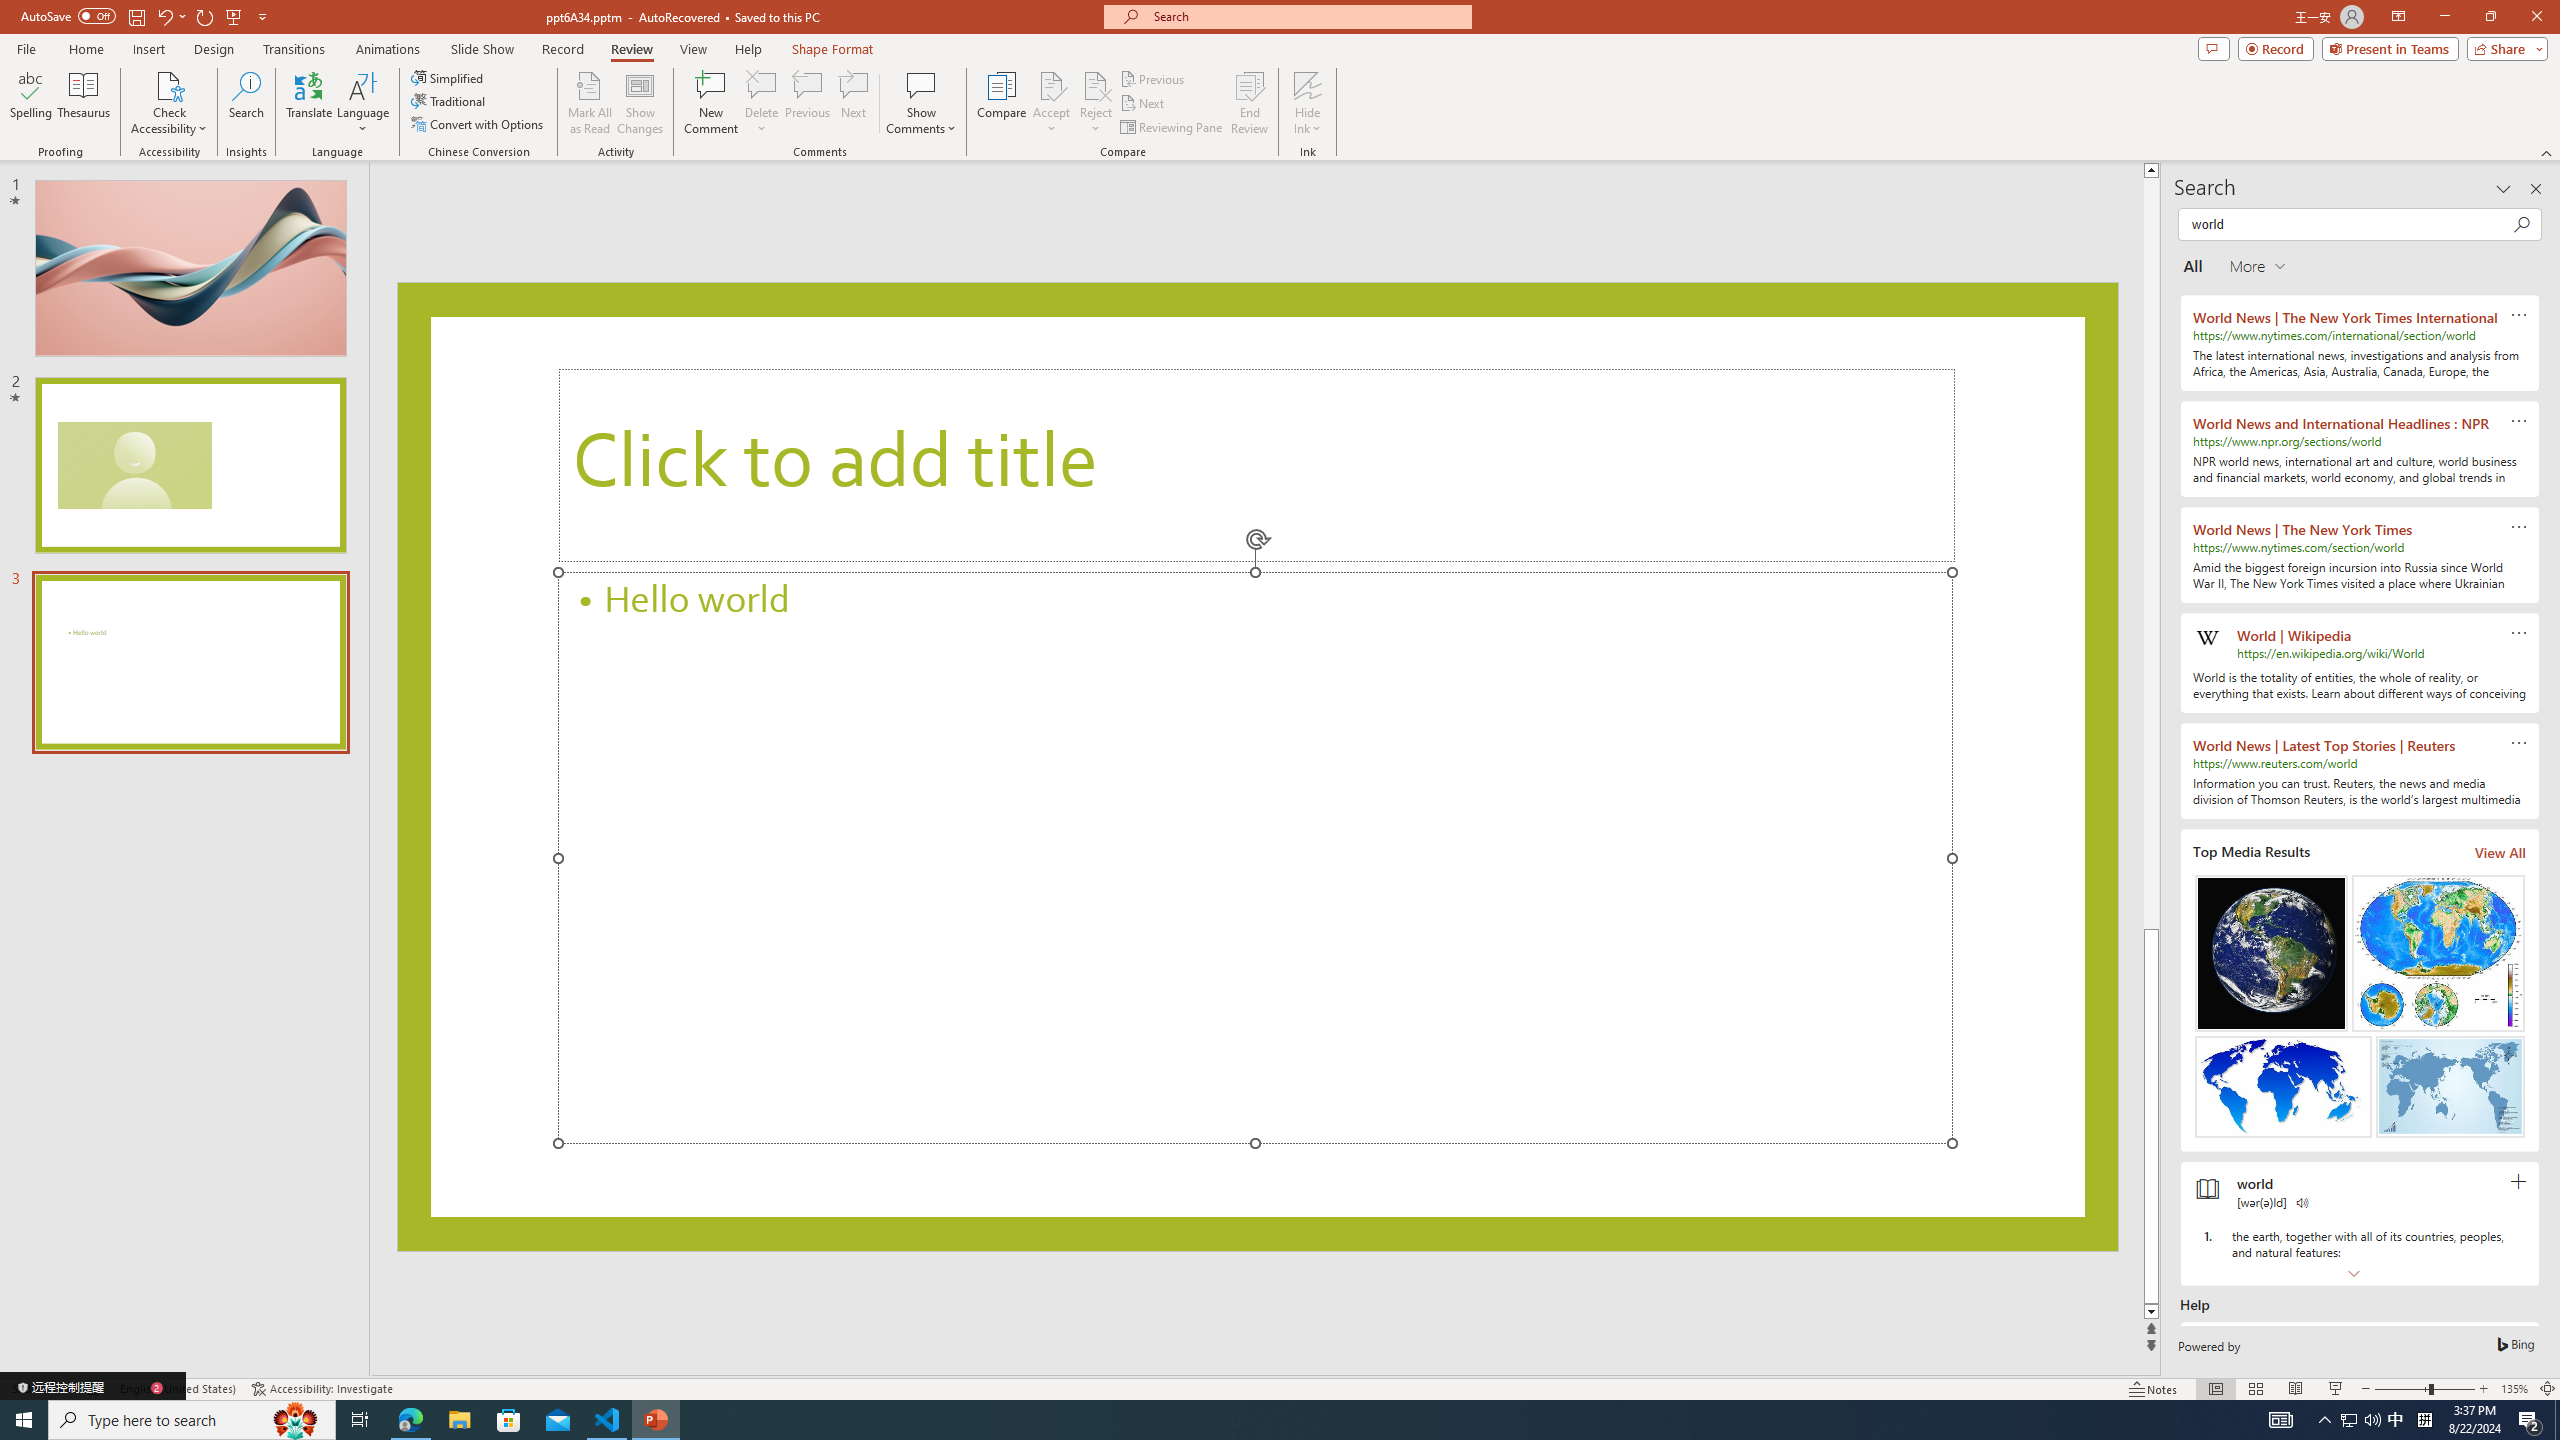 The width and height of the screenshot is (2560, 1440). Describe the element at coordinates (1248, 103) in the screenshot. I see `'End Review'` at that location.